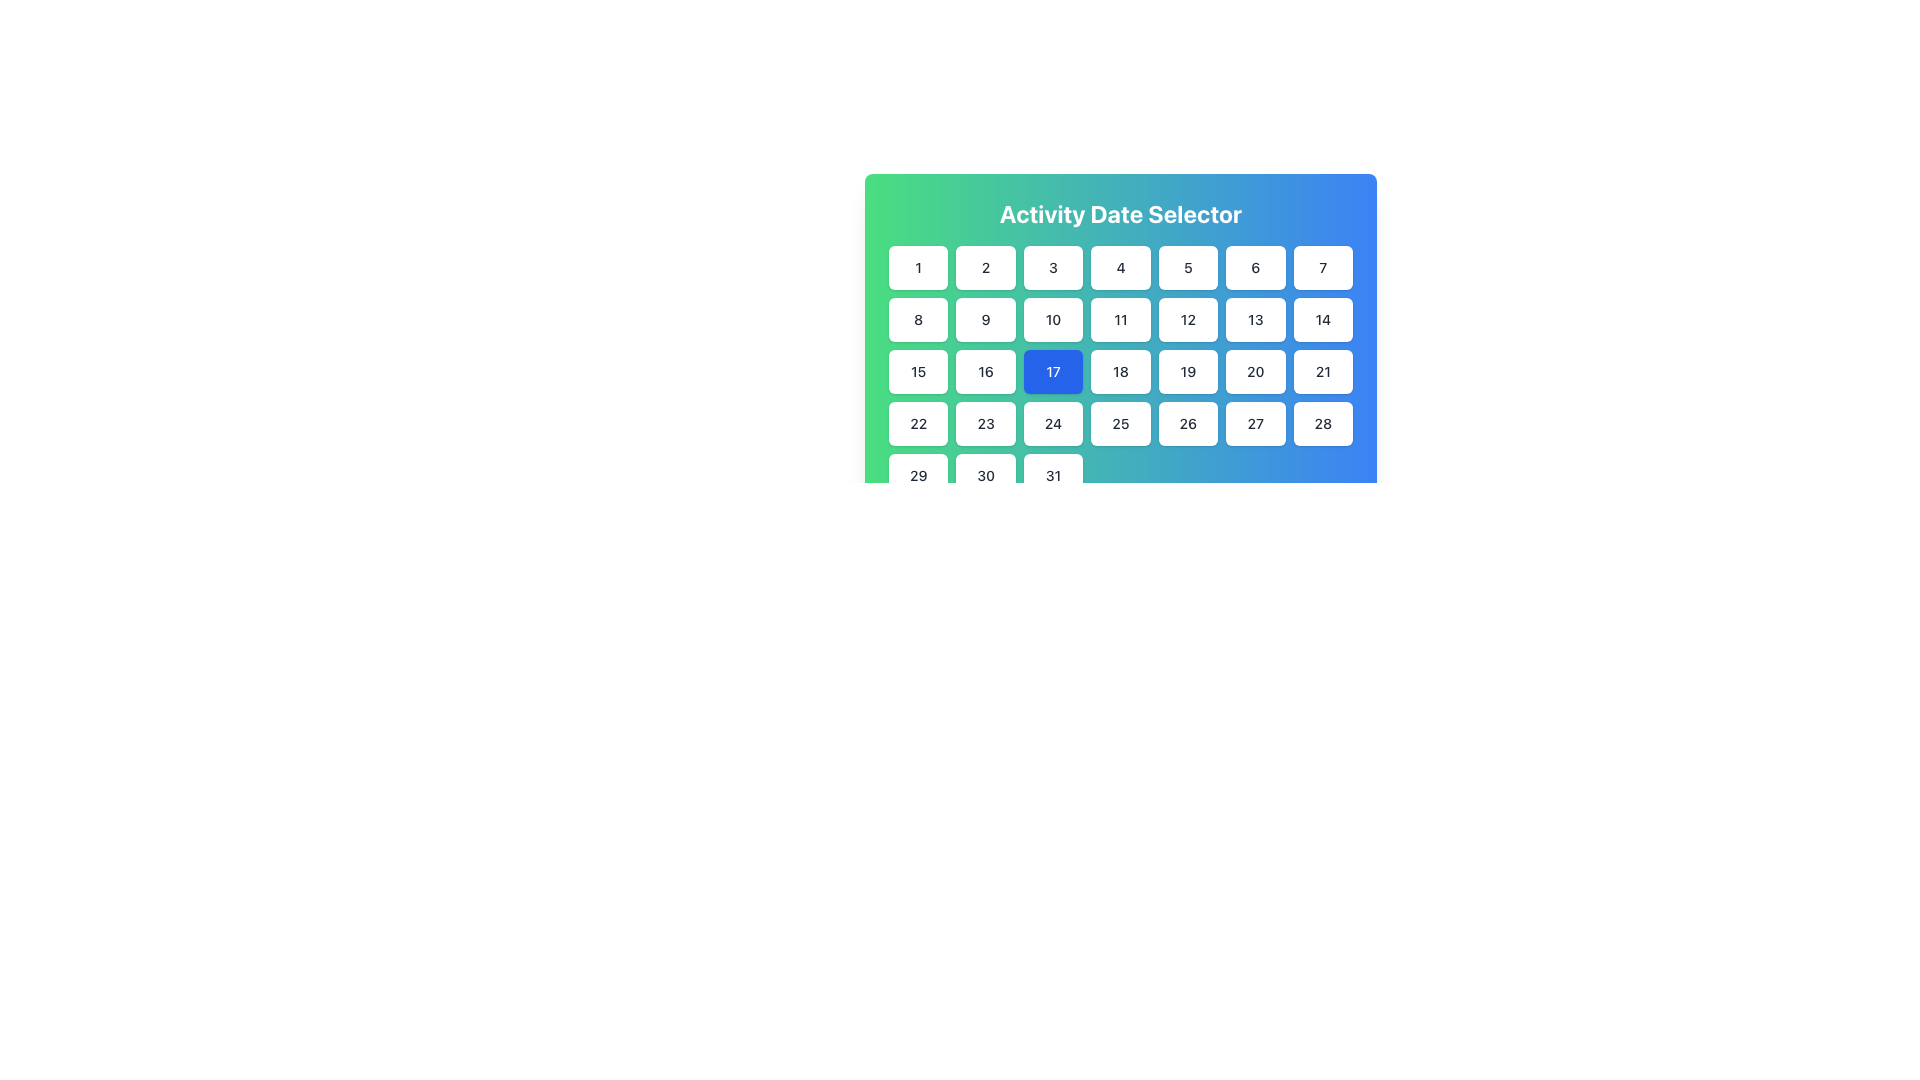  Describe the element at coordinates (917, 371) in the screenshot. I see `the button labeled '15' with a white background and gray text` at that location.